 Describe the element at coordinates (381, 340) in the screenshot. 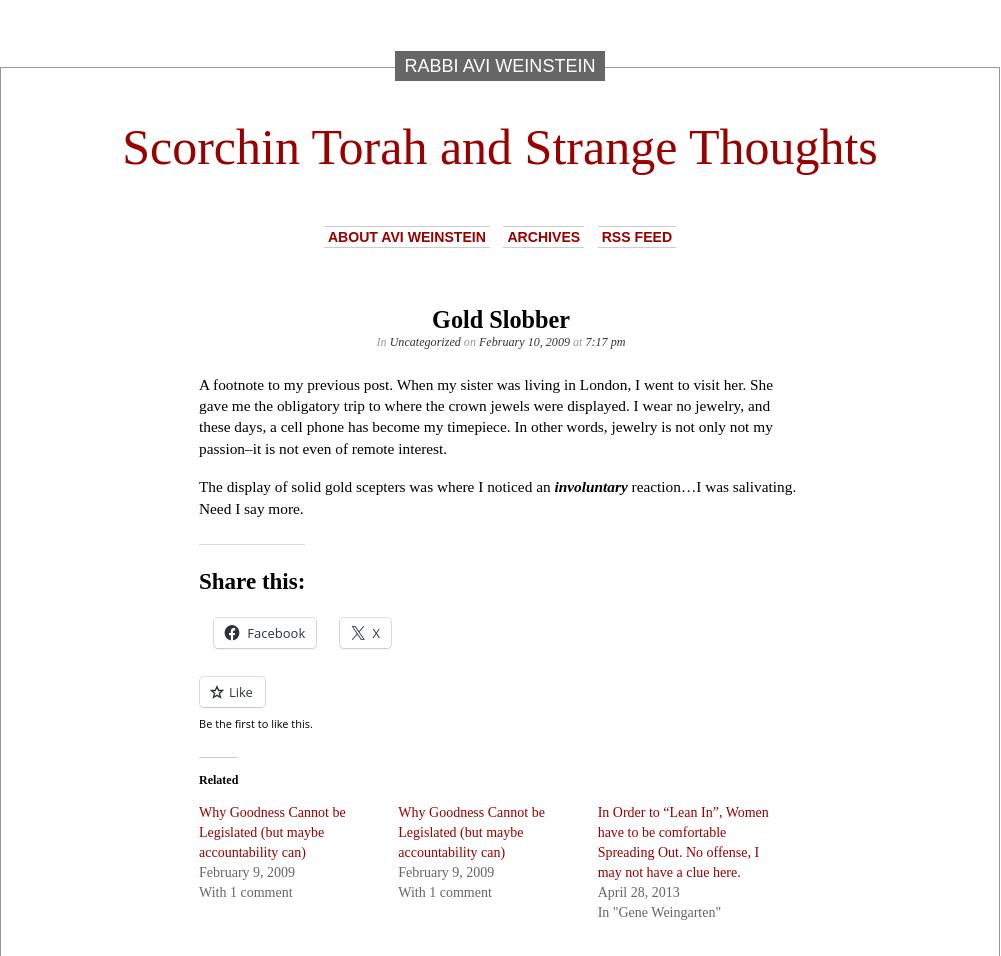

I see `'In'` at that location.